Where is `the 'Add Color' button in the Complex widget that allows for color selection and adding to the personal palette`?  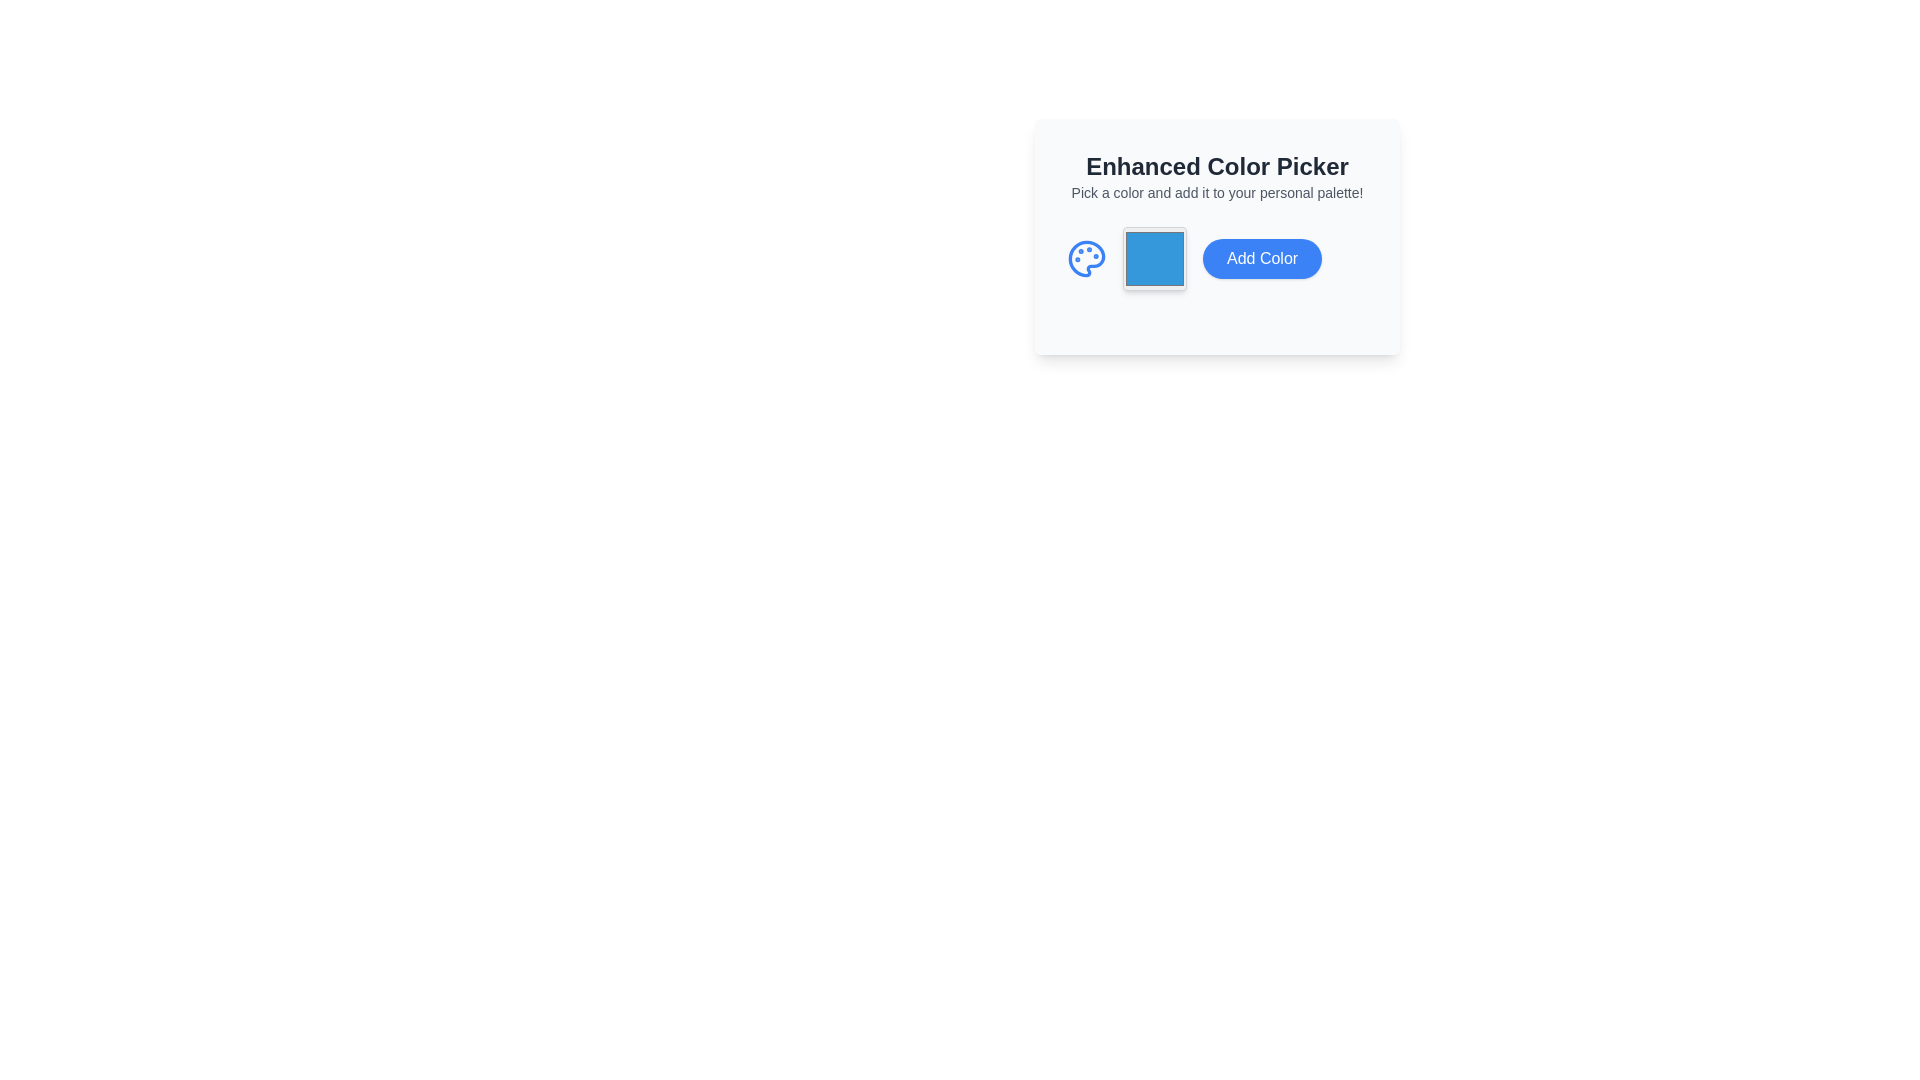
the 'Add Color' button in the Complex widget that allows for color selection and adding to the personal palette is located at coordinates (1216, 235).